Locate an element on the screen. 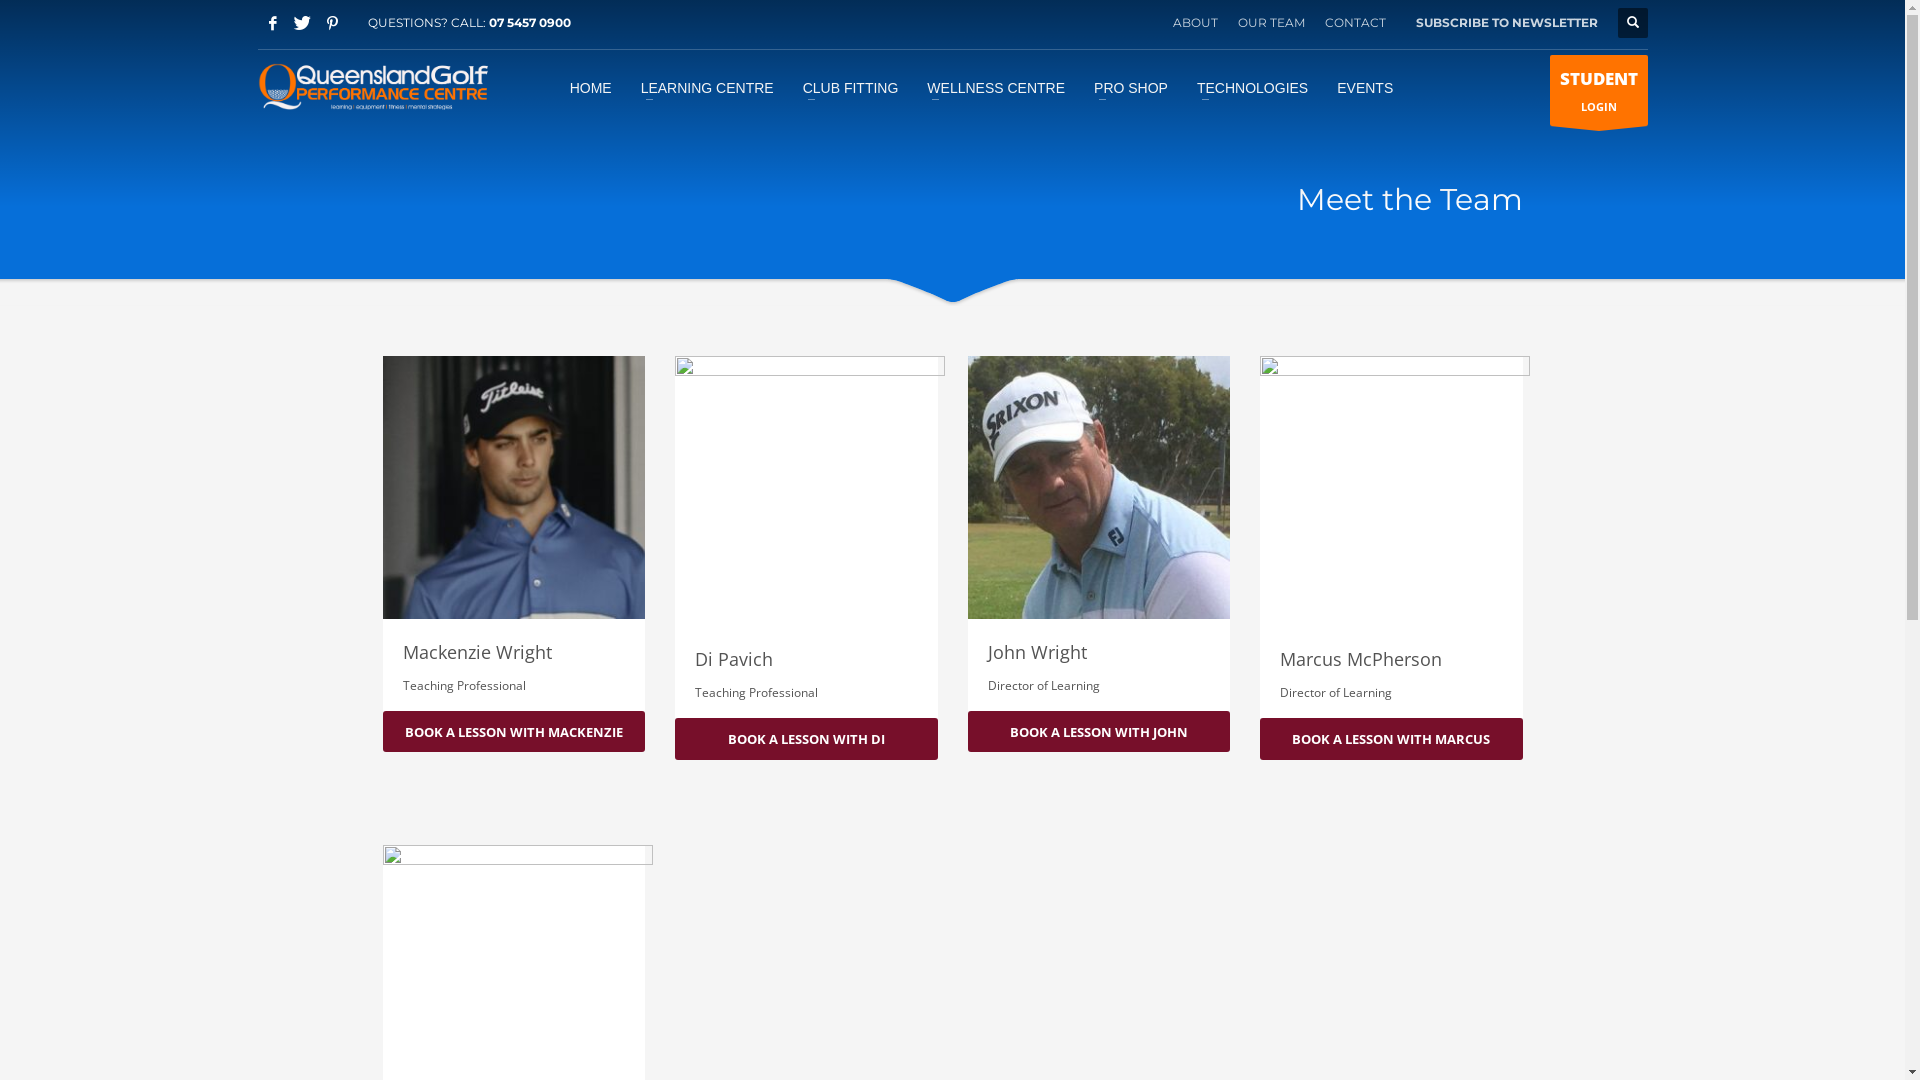 This screenshot has height=1080, width=1920. 'BOOK A LESSON WITH MACKENZIE' is located at coordinates (513, 731).